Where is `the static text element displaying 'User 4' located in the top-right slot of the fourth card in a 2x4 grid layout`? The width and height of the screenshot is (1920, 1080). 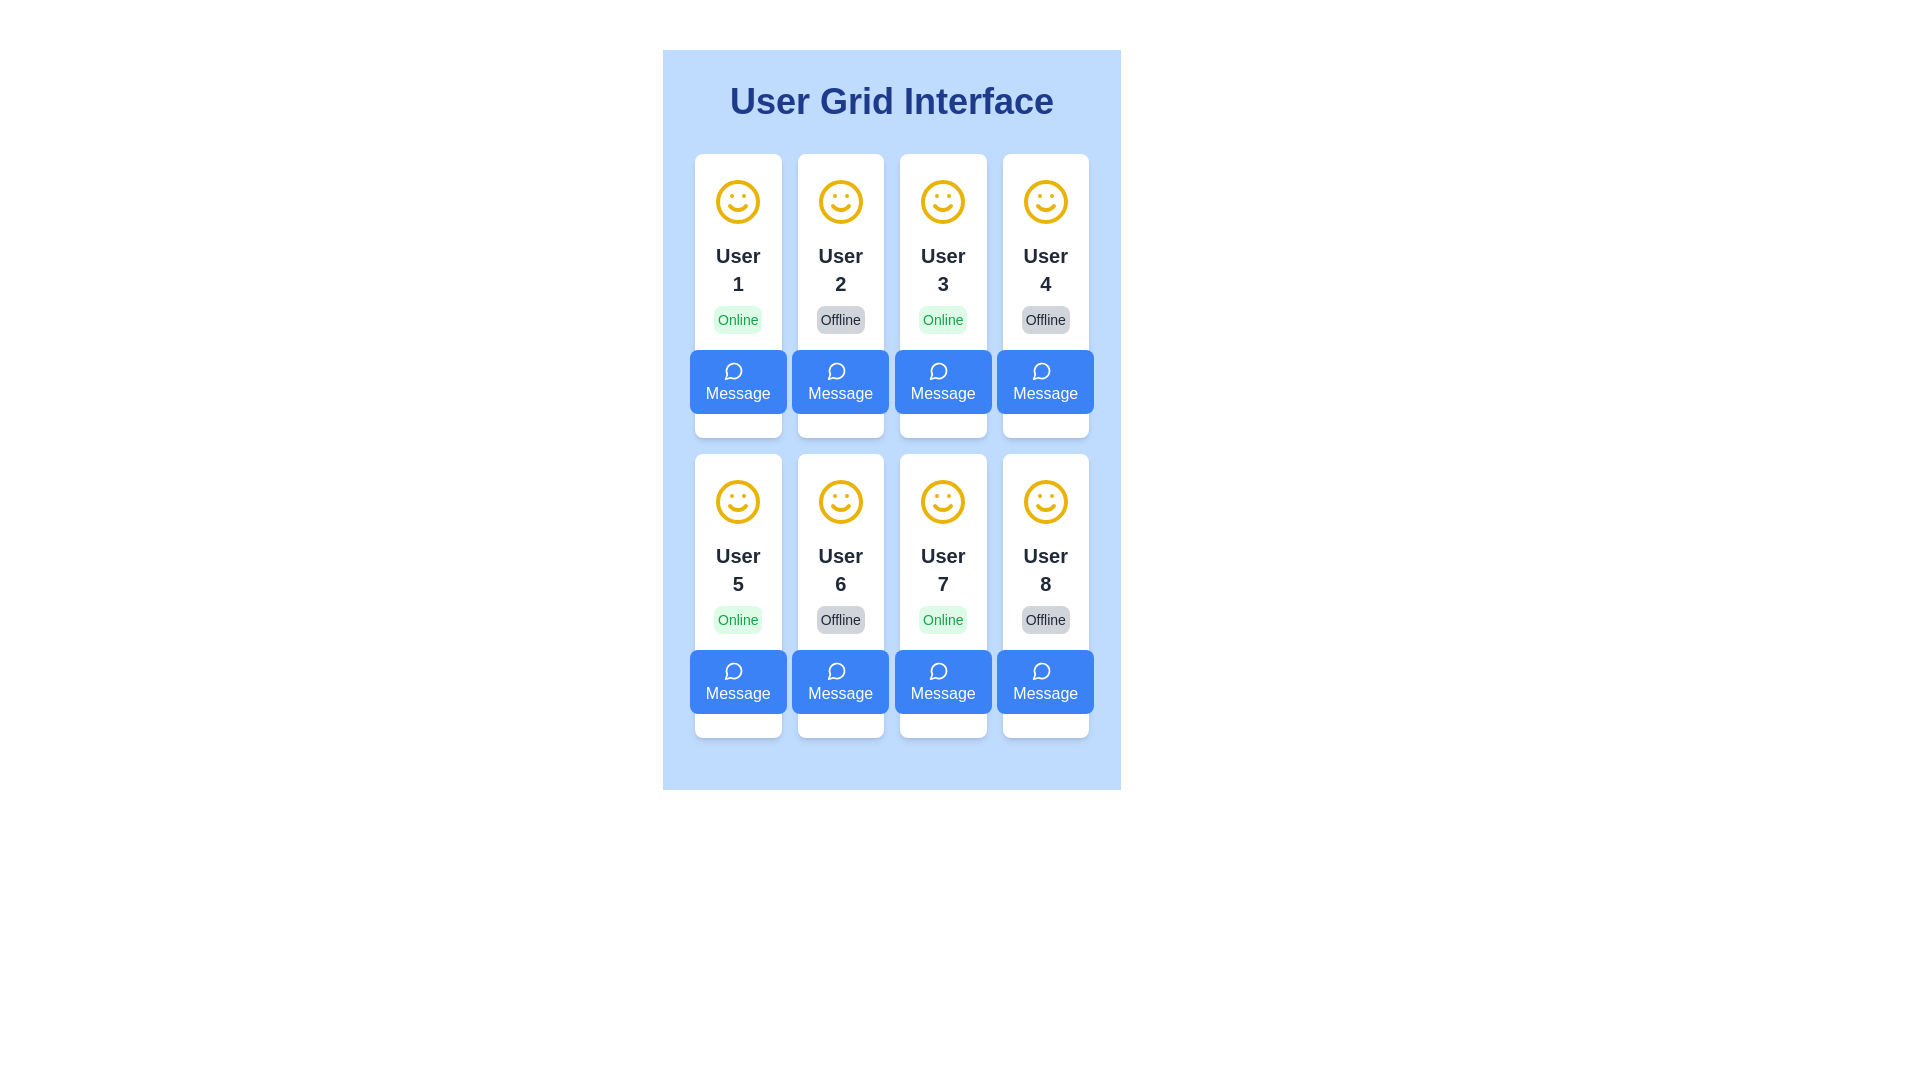 the static text element displaying 'User 4' located in the top-right slot of the fourth card in a 2x4 grid layout is located at coordinates (1044, 270).